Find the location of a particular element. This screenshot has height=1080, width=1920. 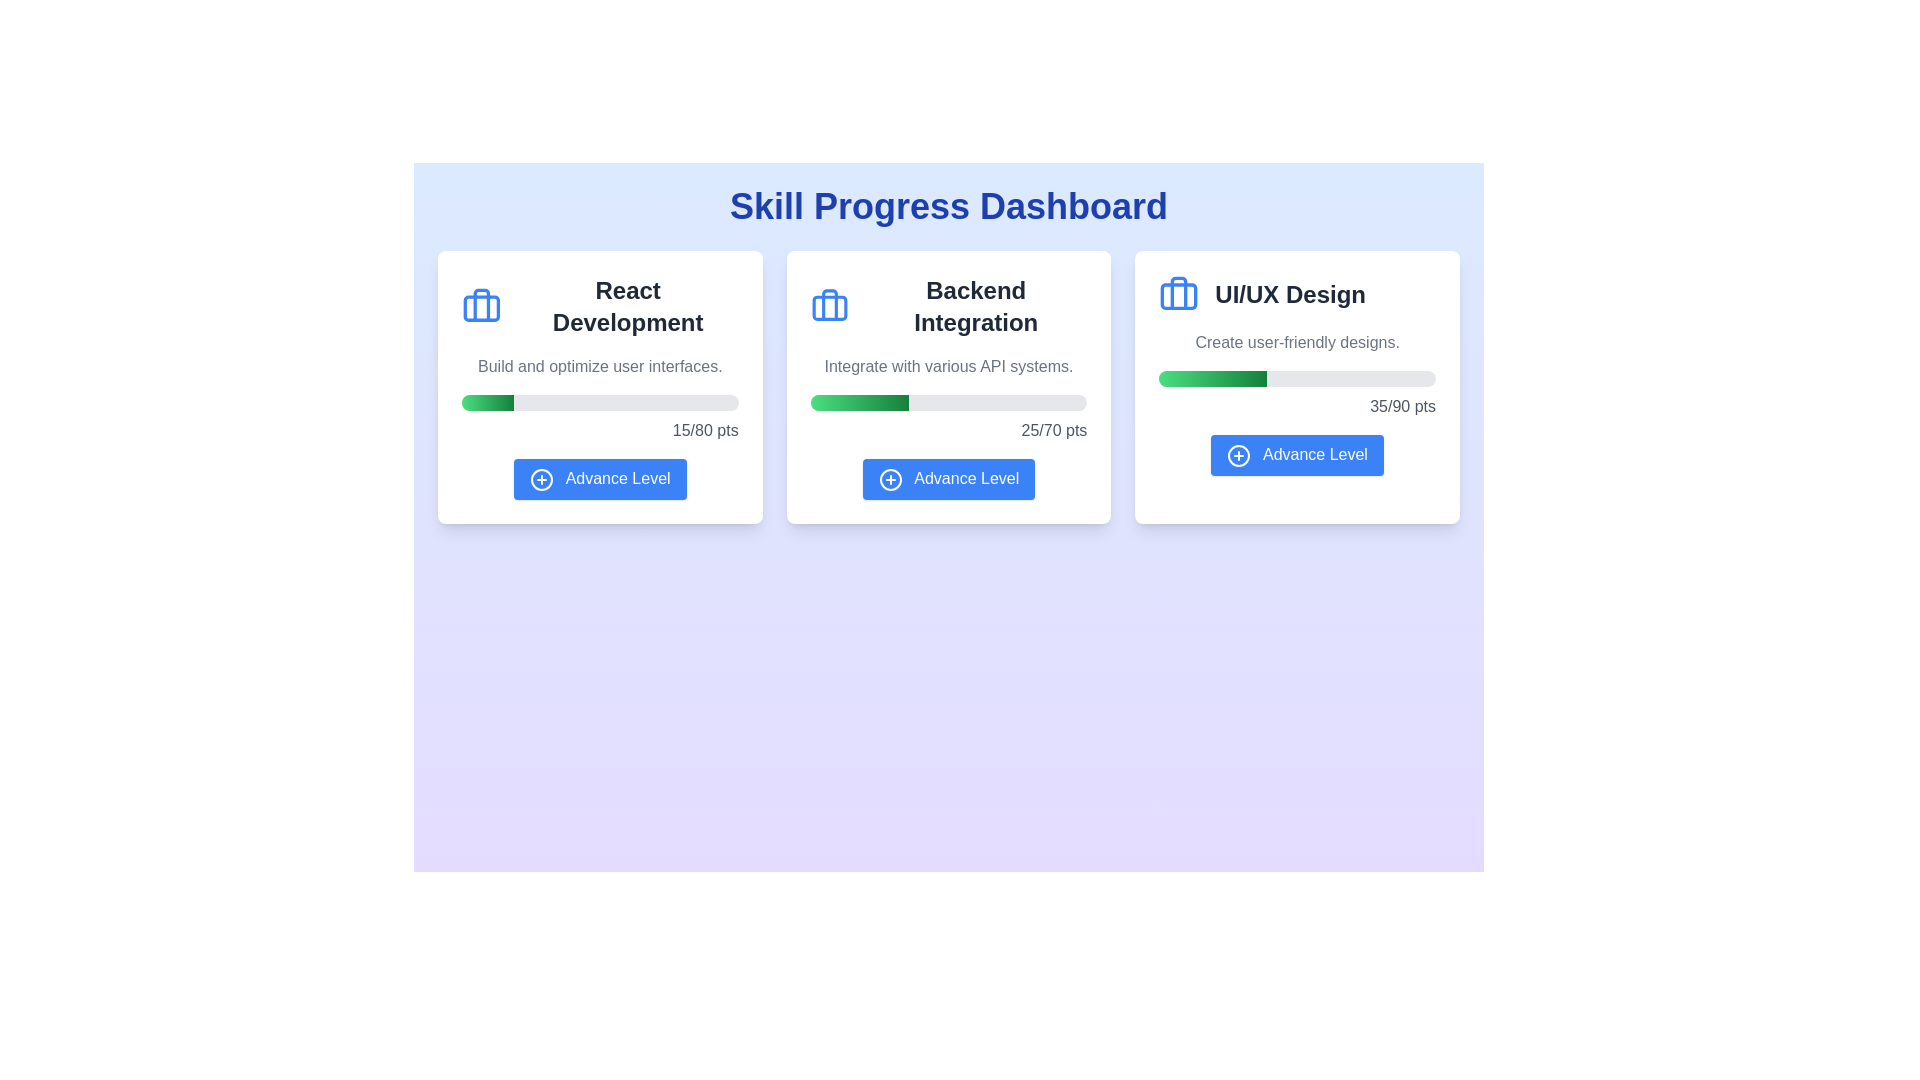

the heading text 'React Development' located in the first card of the layout, which is styled in a large, bold, dark font and positioned above associated content is located at coordinates (627, 307).